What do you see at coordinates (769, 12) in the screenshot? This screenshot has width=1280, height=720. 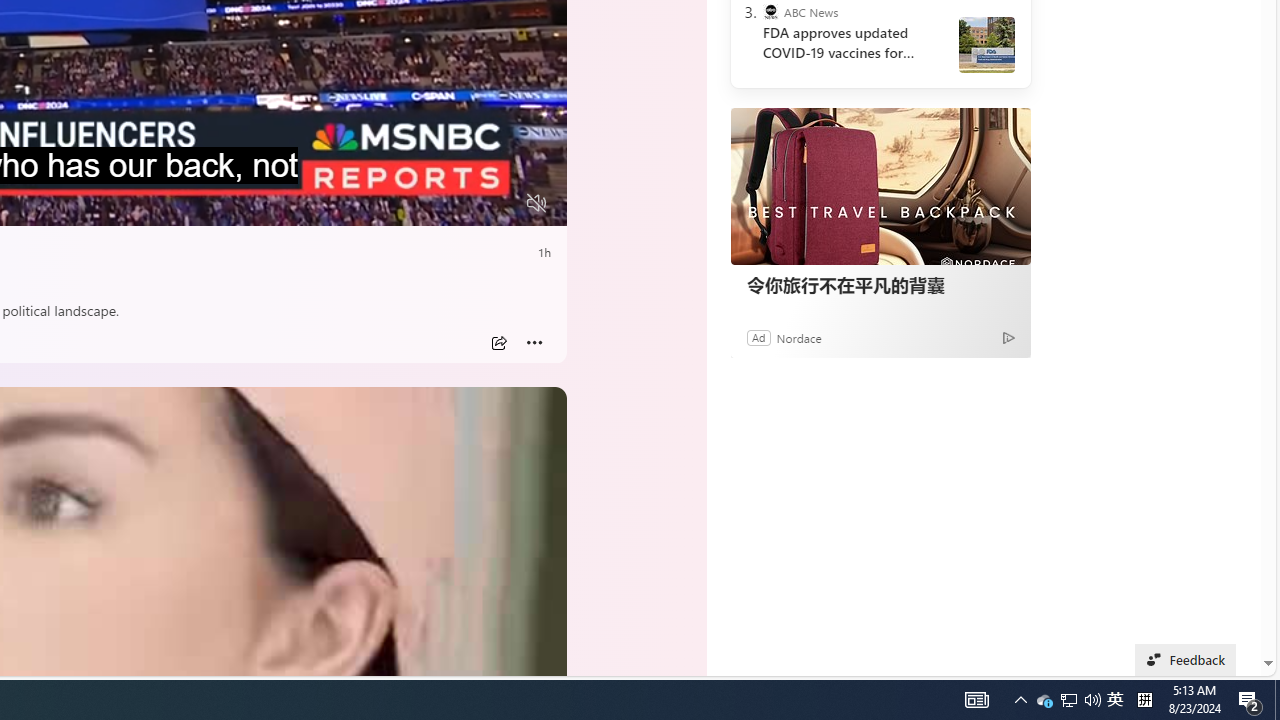 I see `'ABC News'` at bounding box center [769, 12].